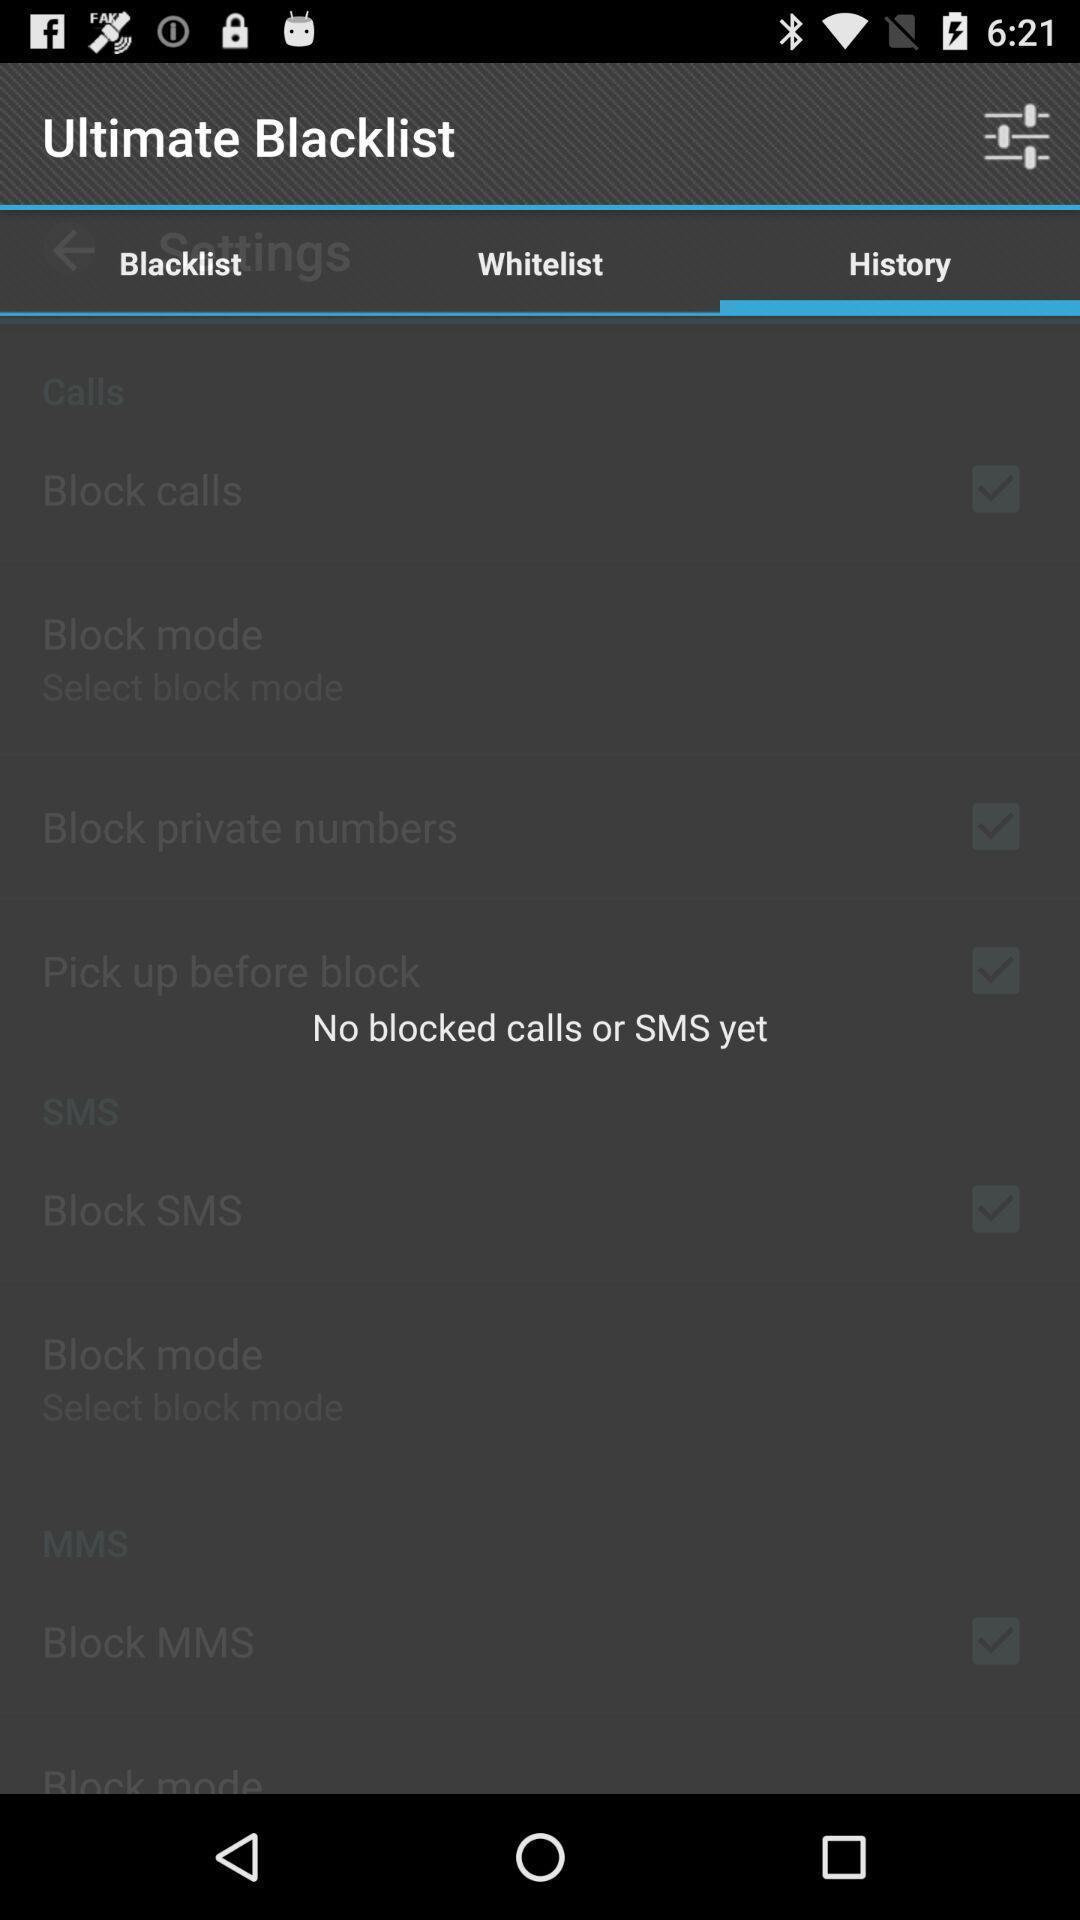 The image size is (1080, 1920). I want to click on the item next to the history icon, so click(540, 261).